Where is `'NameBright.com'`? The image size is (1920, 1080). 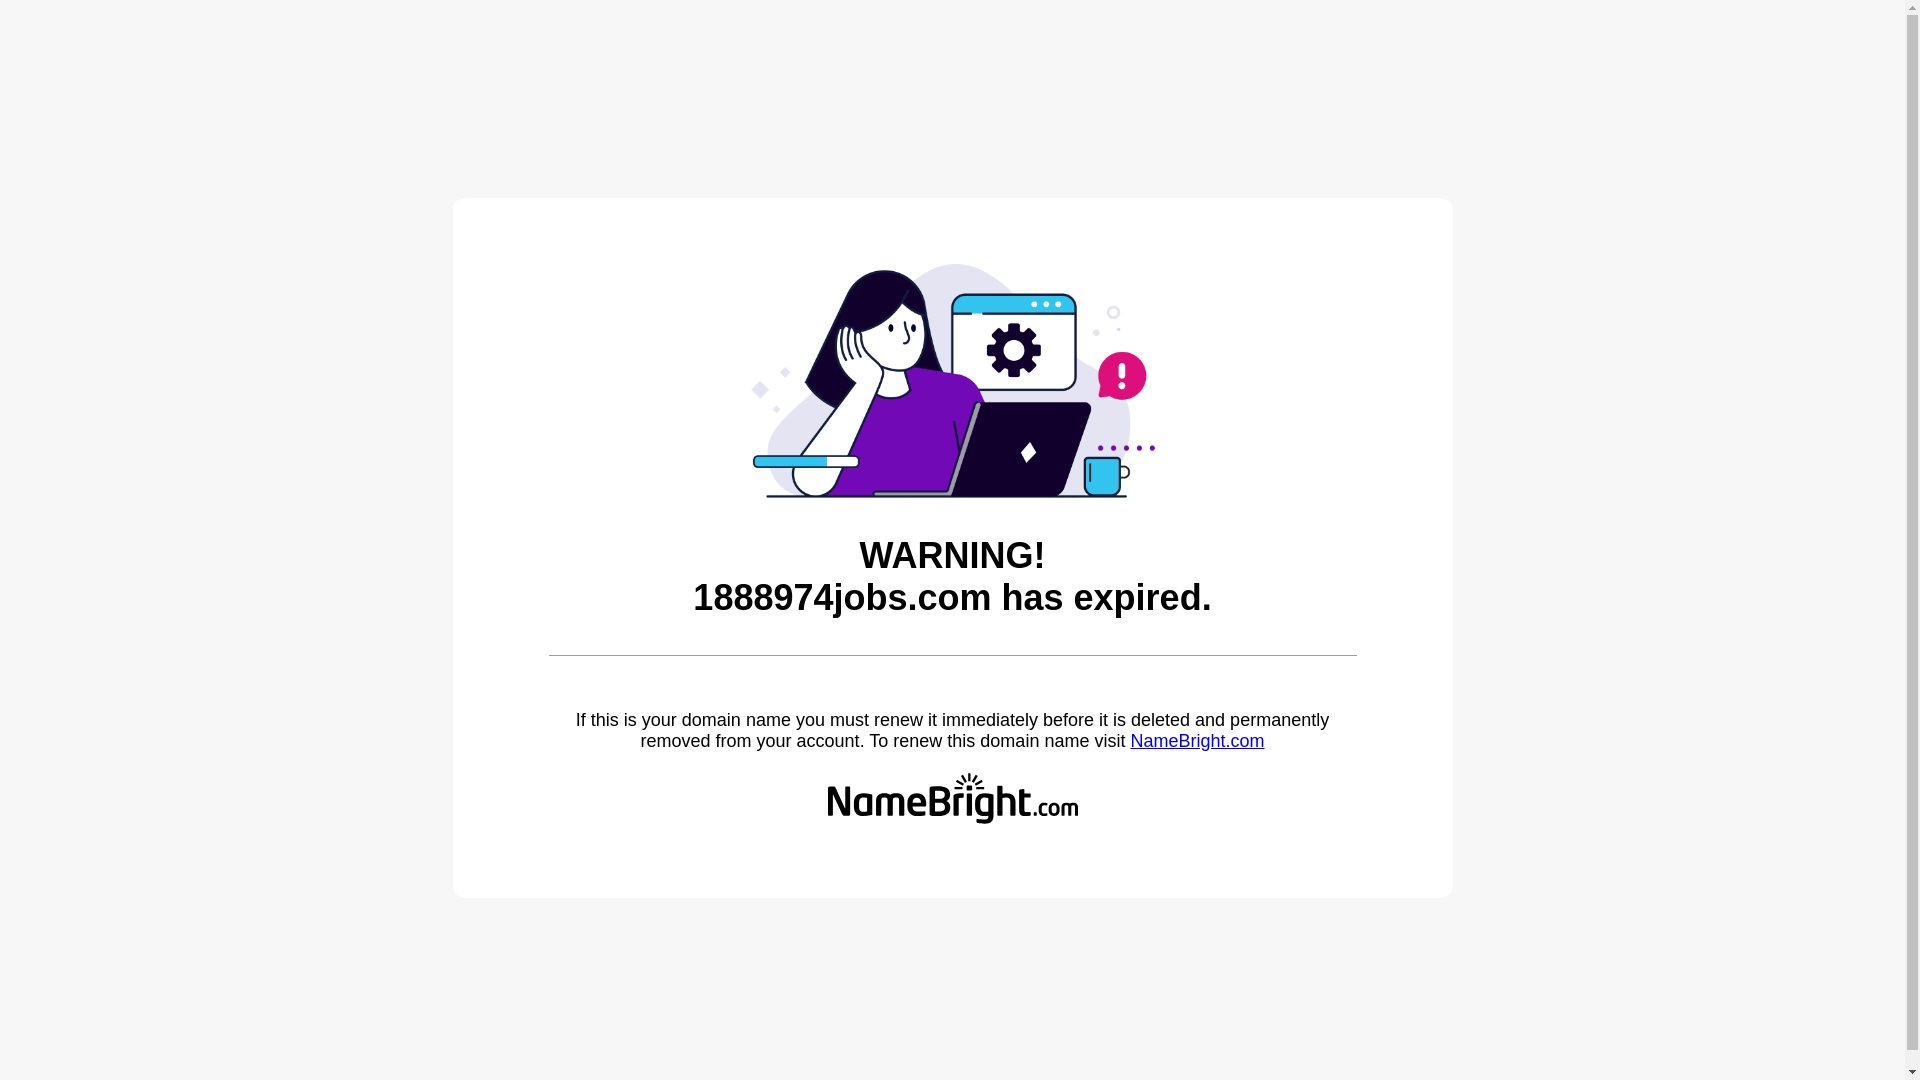 'NameBright.com' is located at coordinates (1196, 740).